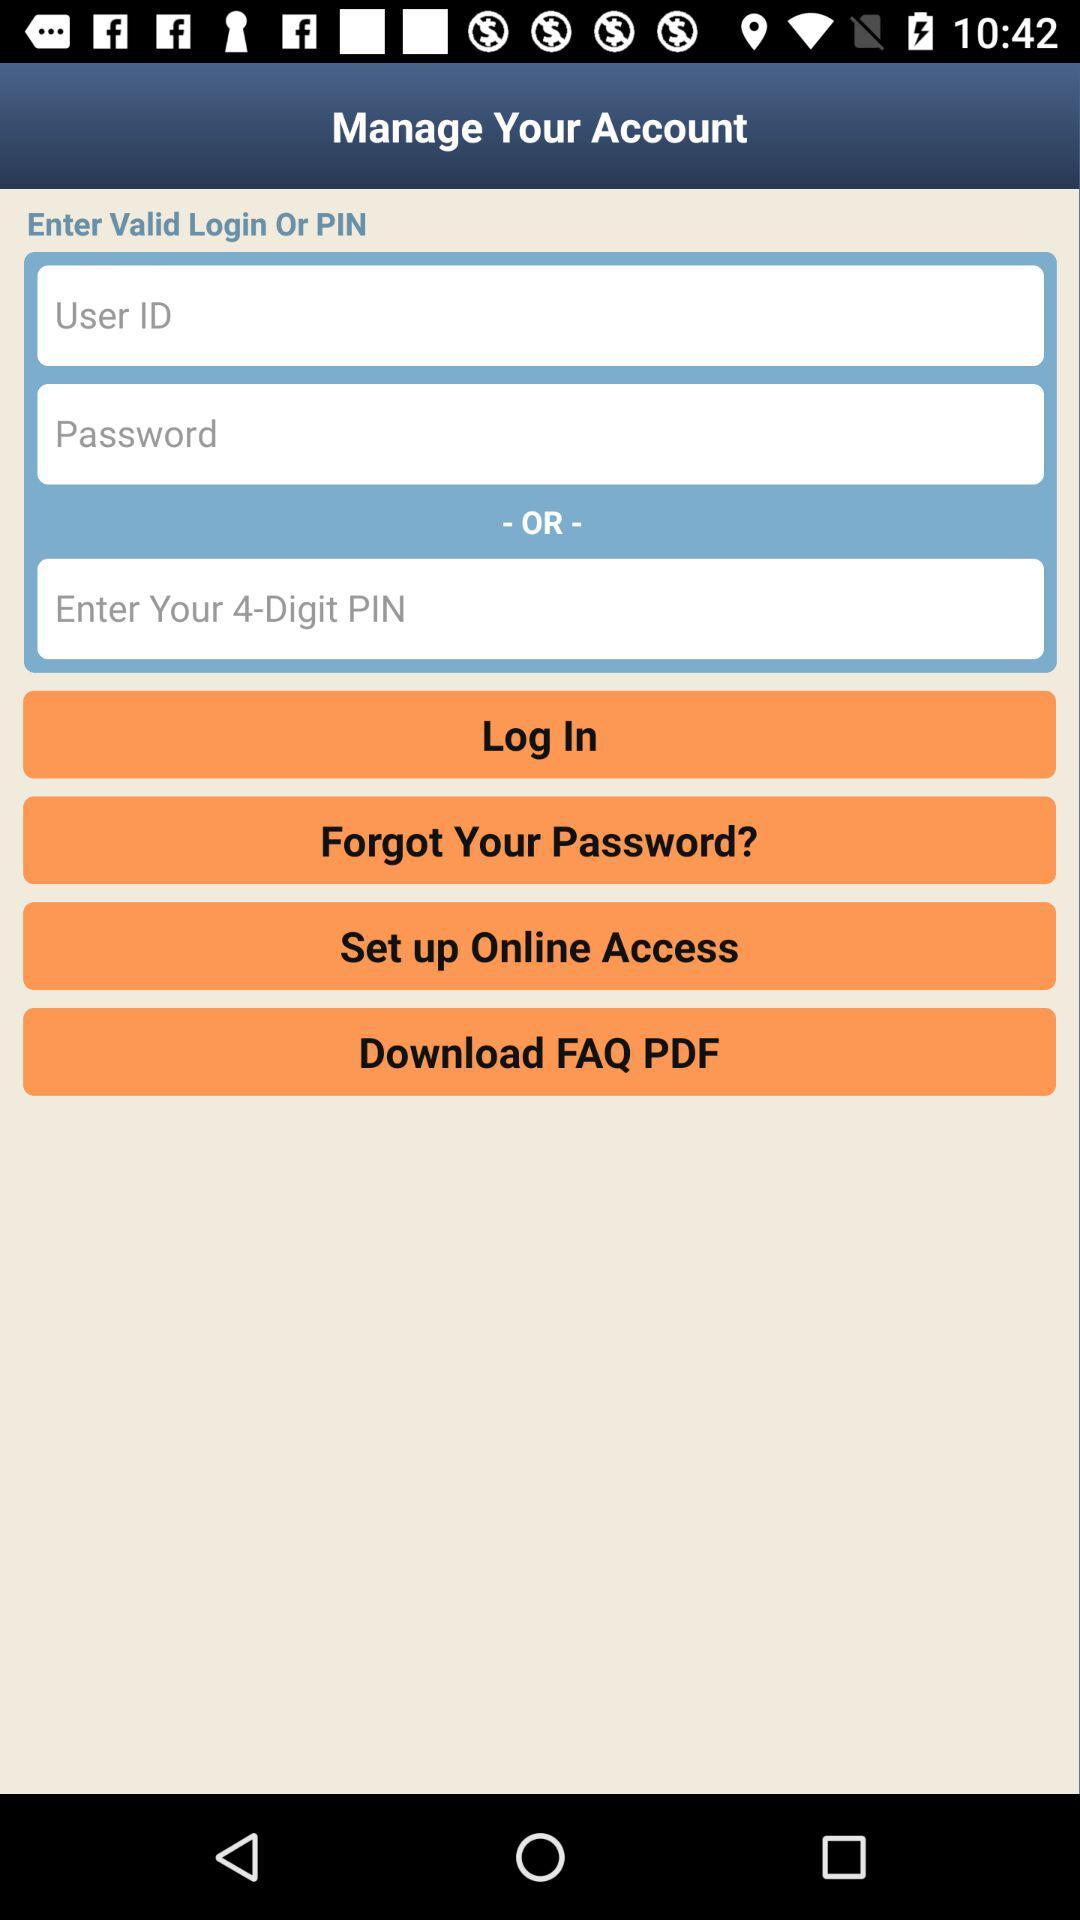 The height and width of the screenshot is (1920, 1080). I want to click on download faq pdf, so click(538, 1050).